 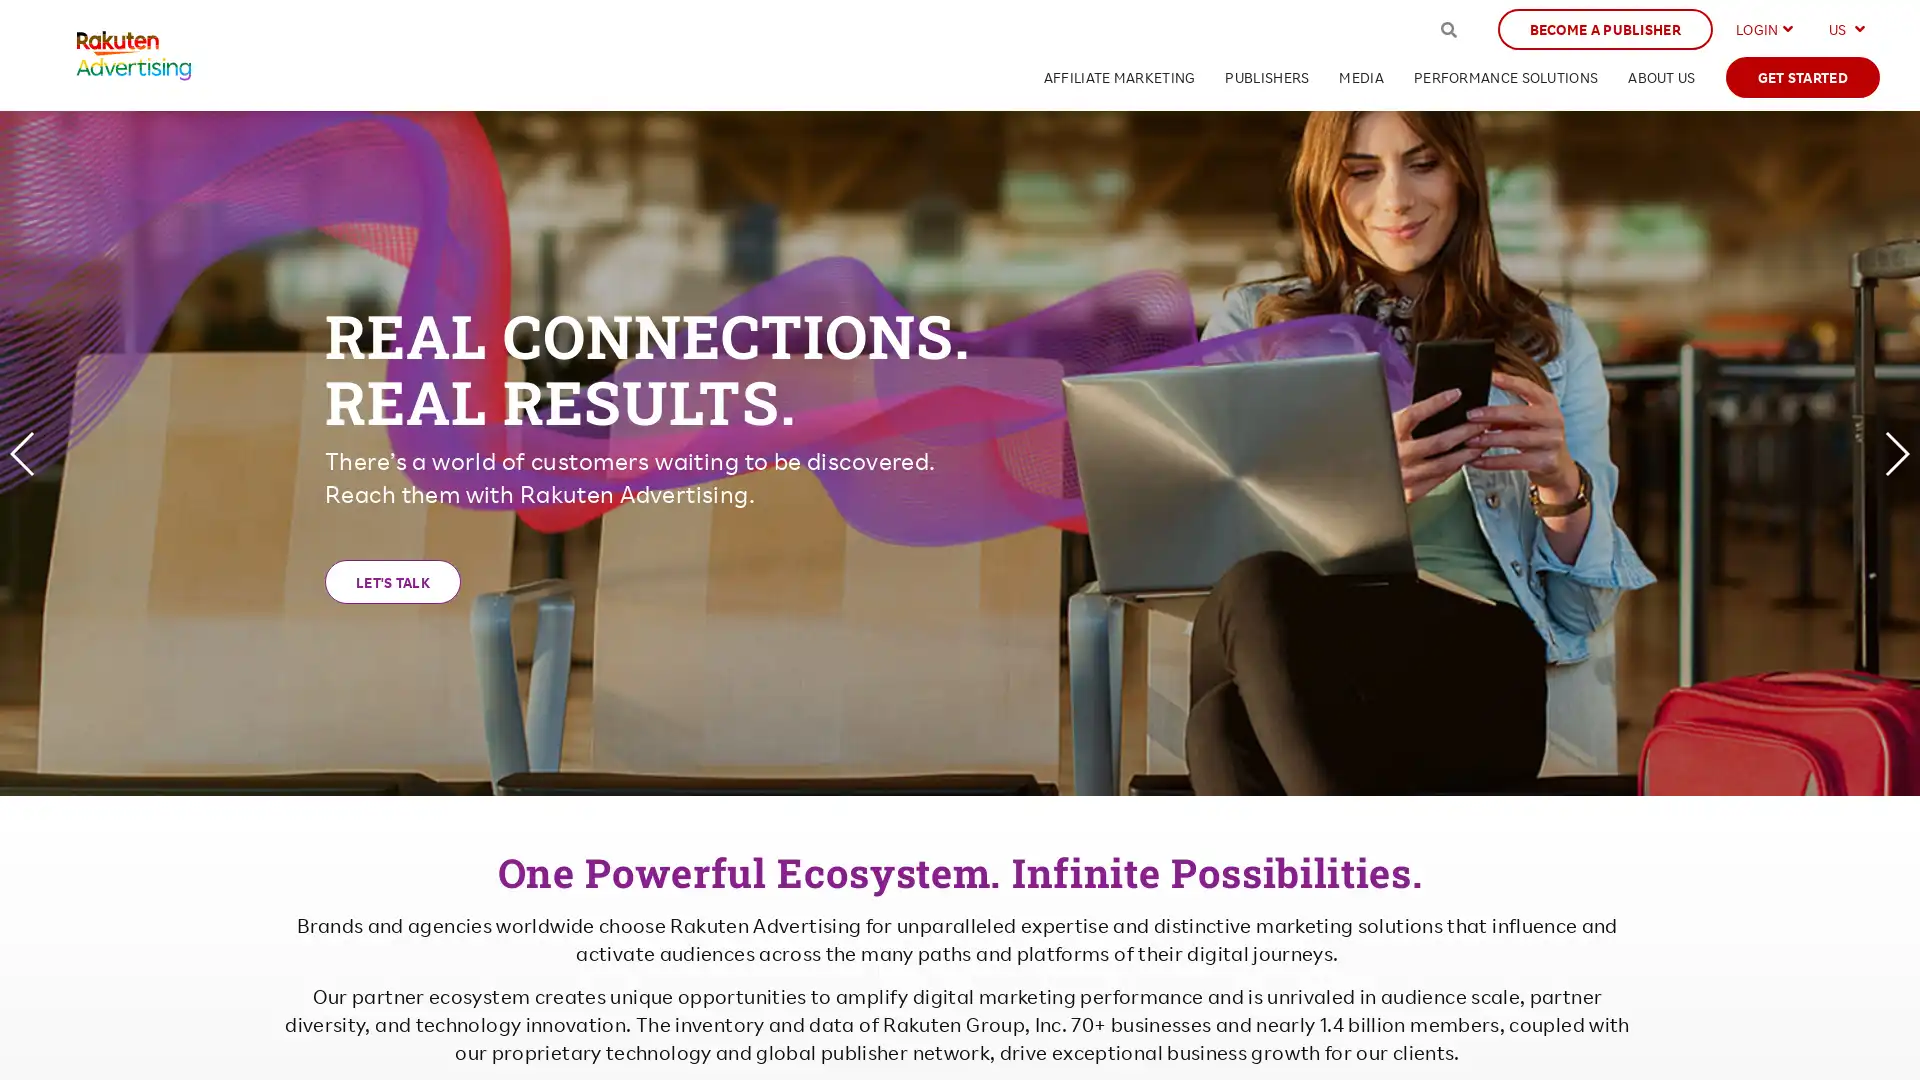 I want to click on Search Submit, so click(x=1448, y=29).